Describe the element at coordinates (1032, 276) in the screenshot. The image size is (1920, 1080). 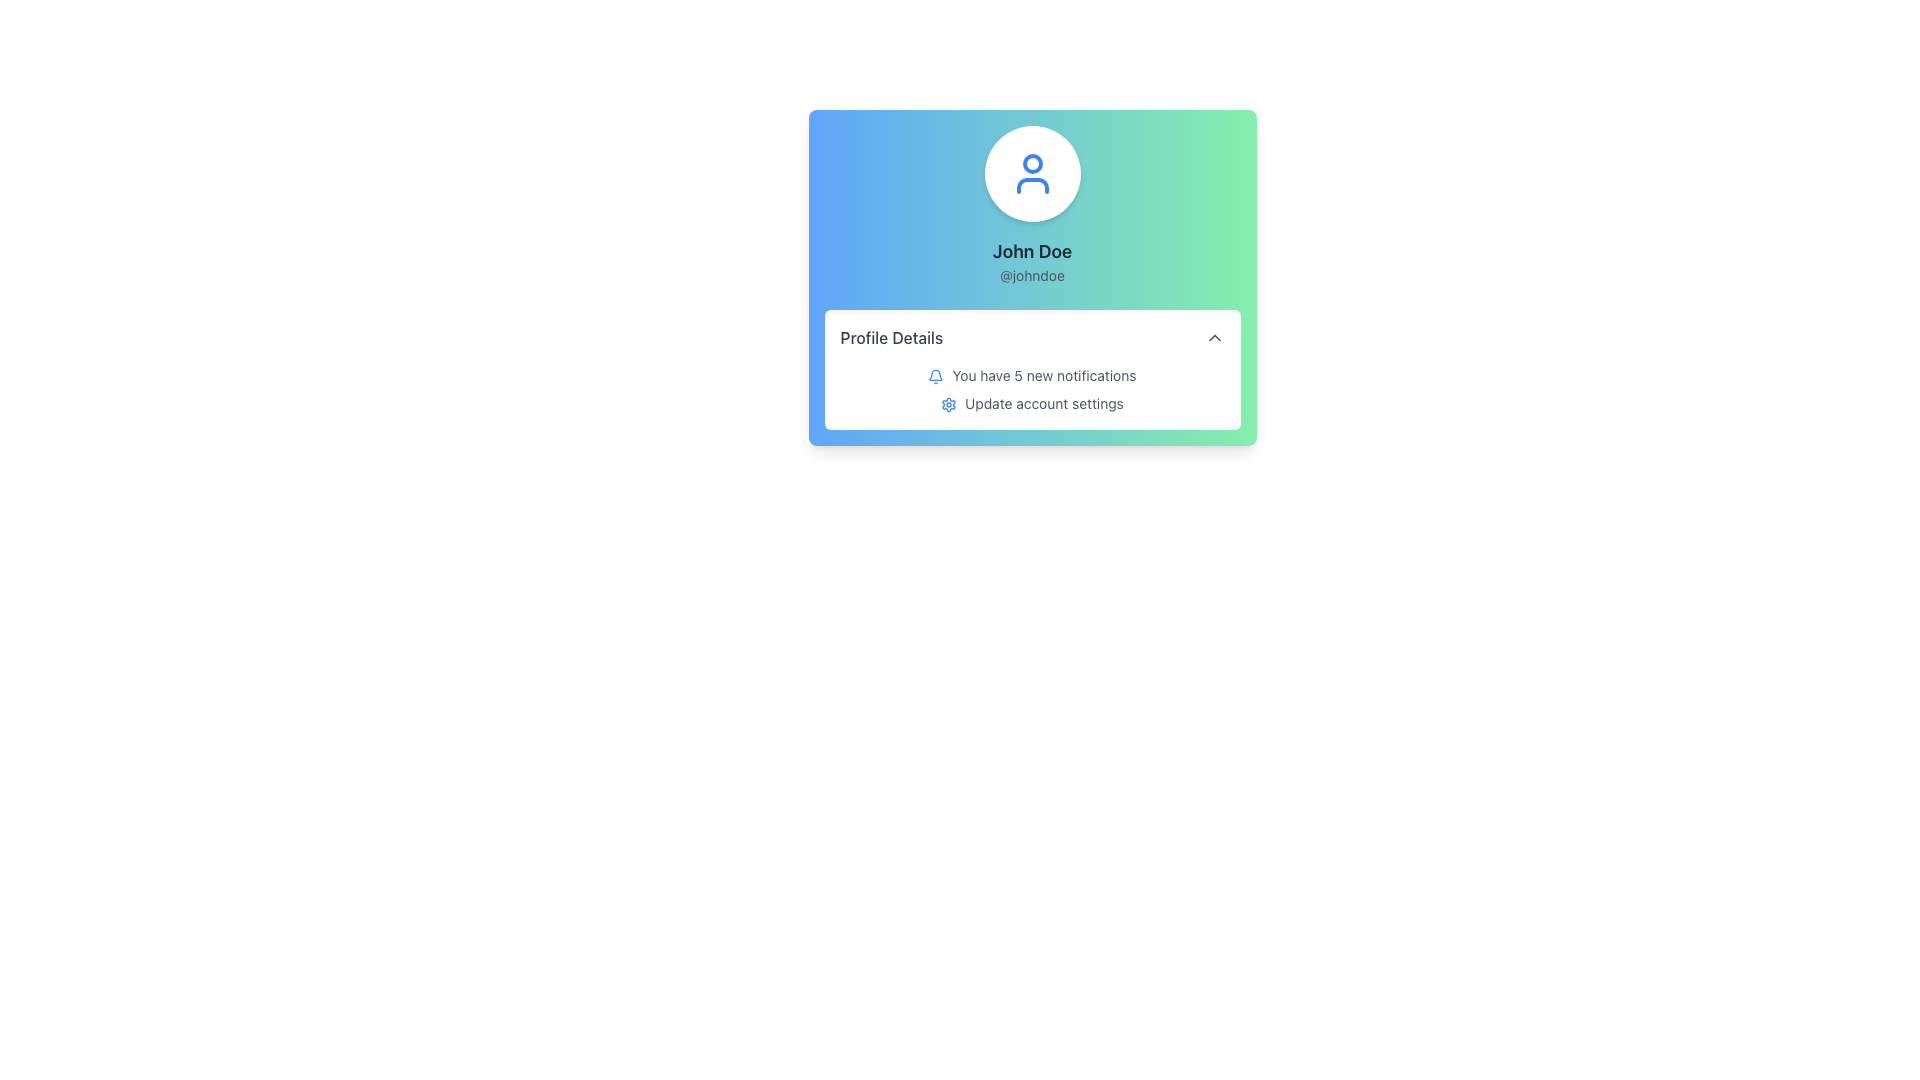
I see `username displayed in the text label located below the 'John Doe' text within the user profile card` at that location.